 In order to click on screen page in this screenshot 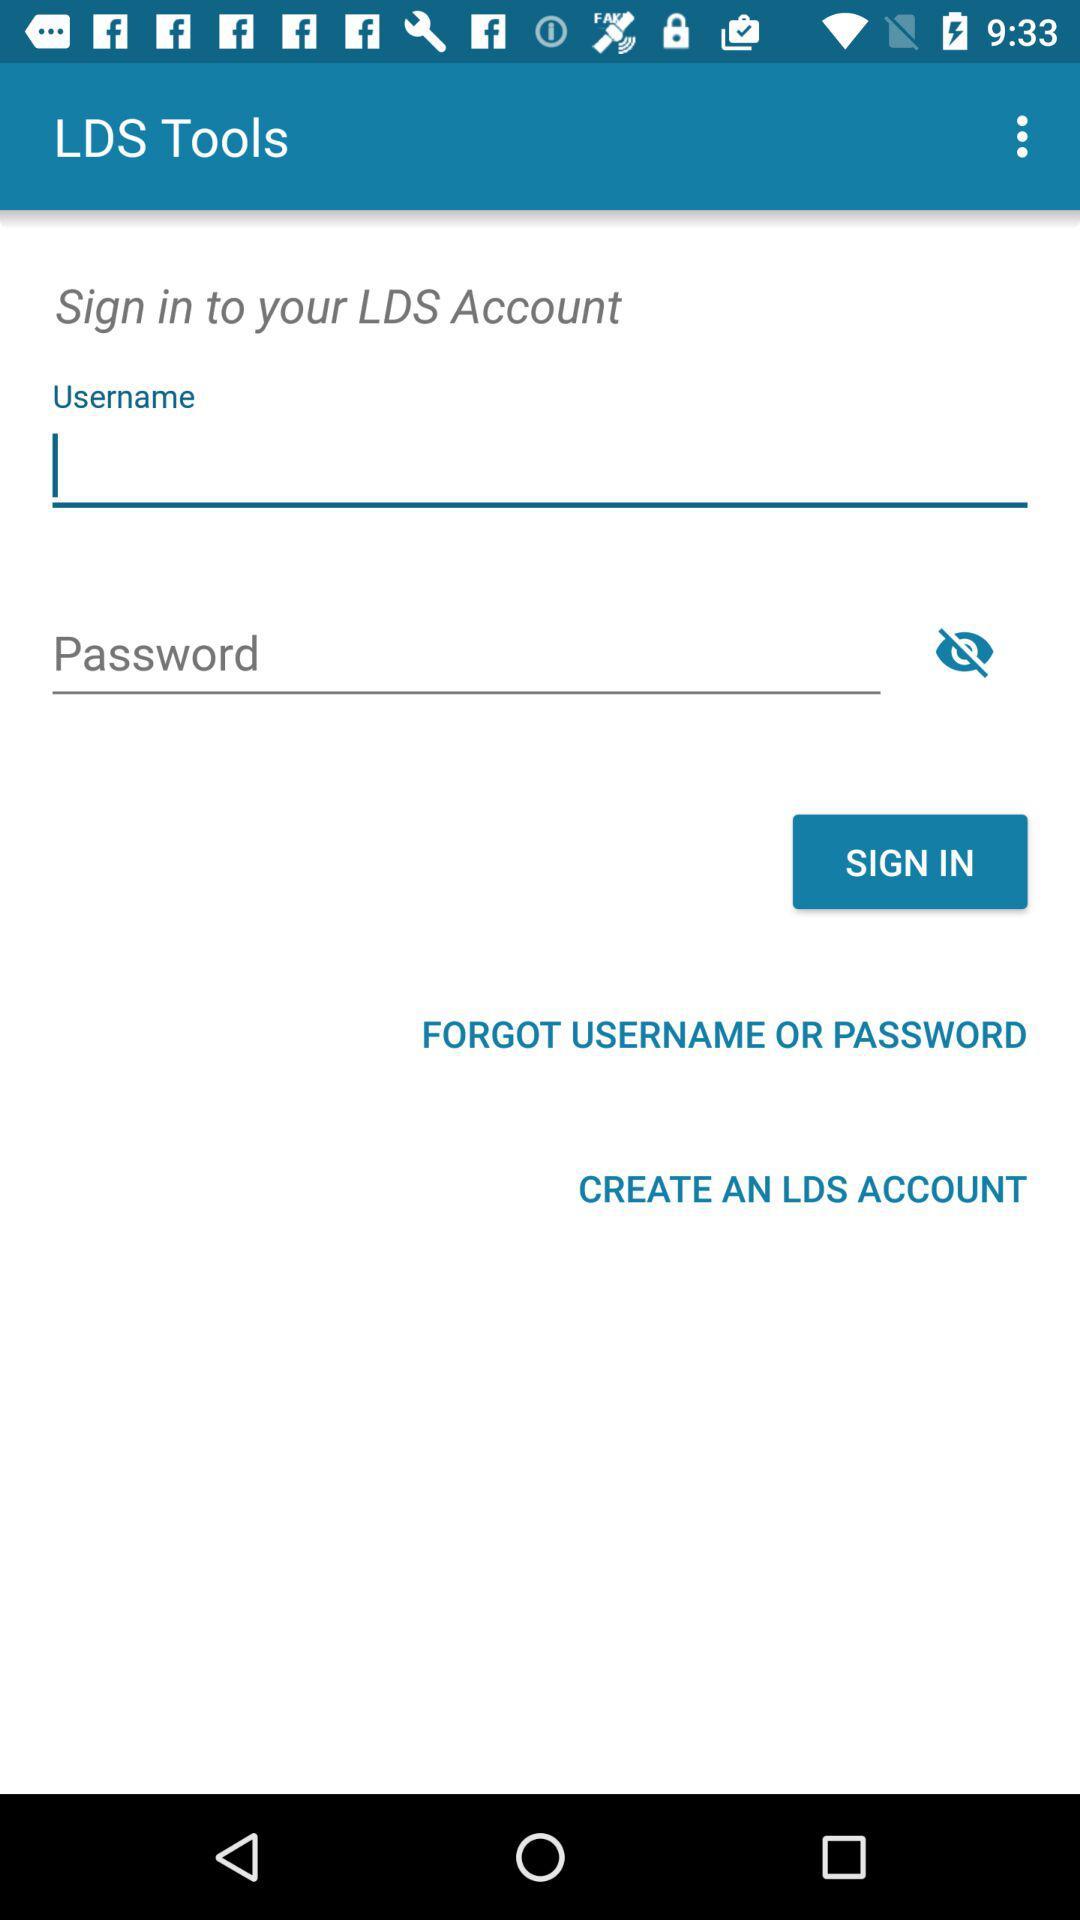, I will do `click(540, 465)`.